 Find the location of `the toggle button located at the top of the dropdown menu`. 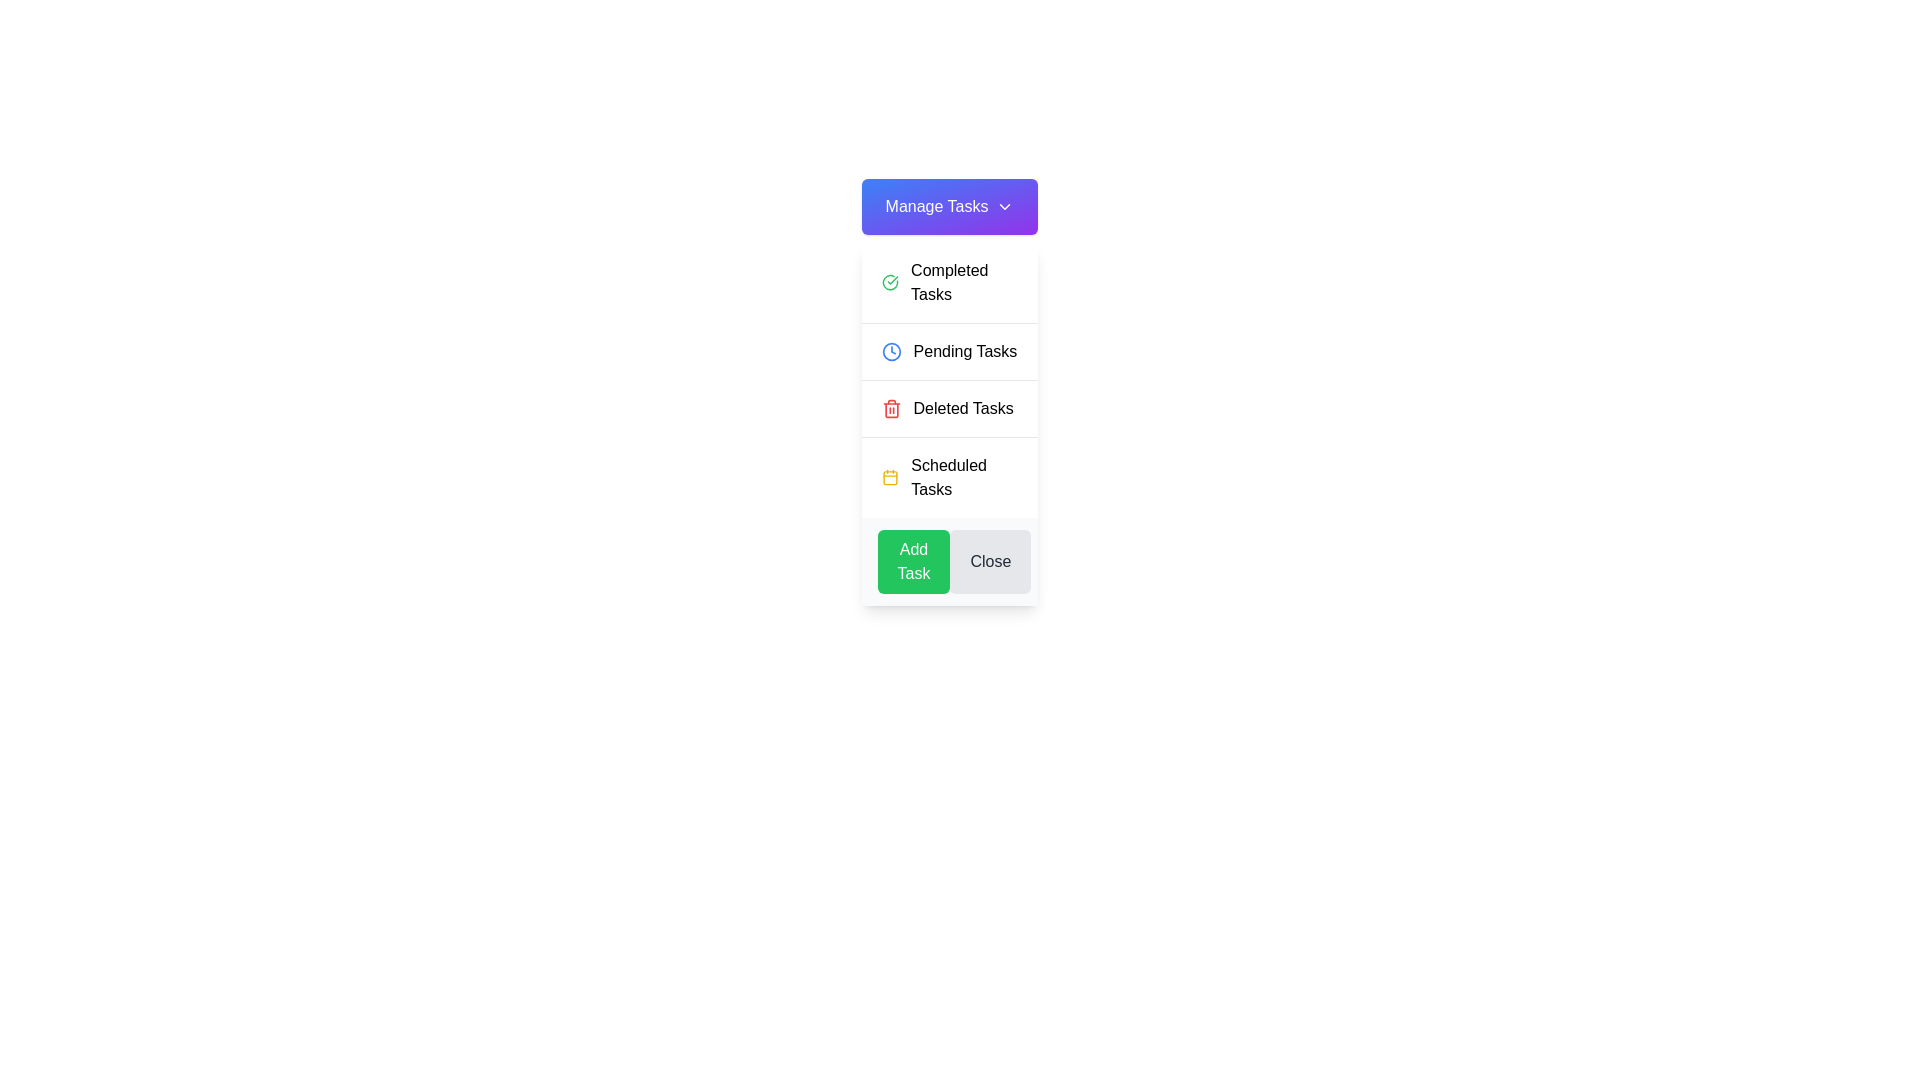

the toggle button located at the top of the dropdown menu is located at coordinates (949, 207).